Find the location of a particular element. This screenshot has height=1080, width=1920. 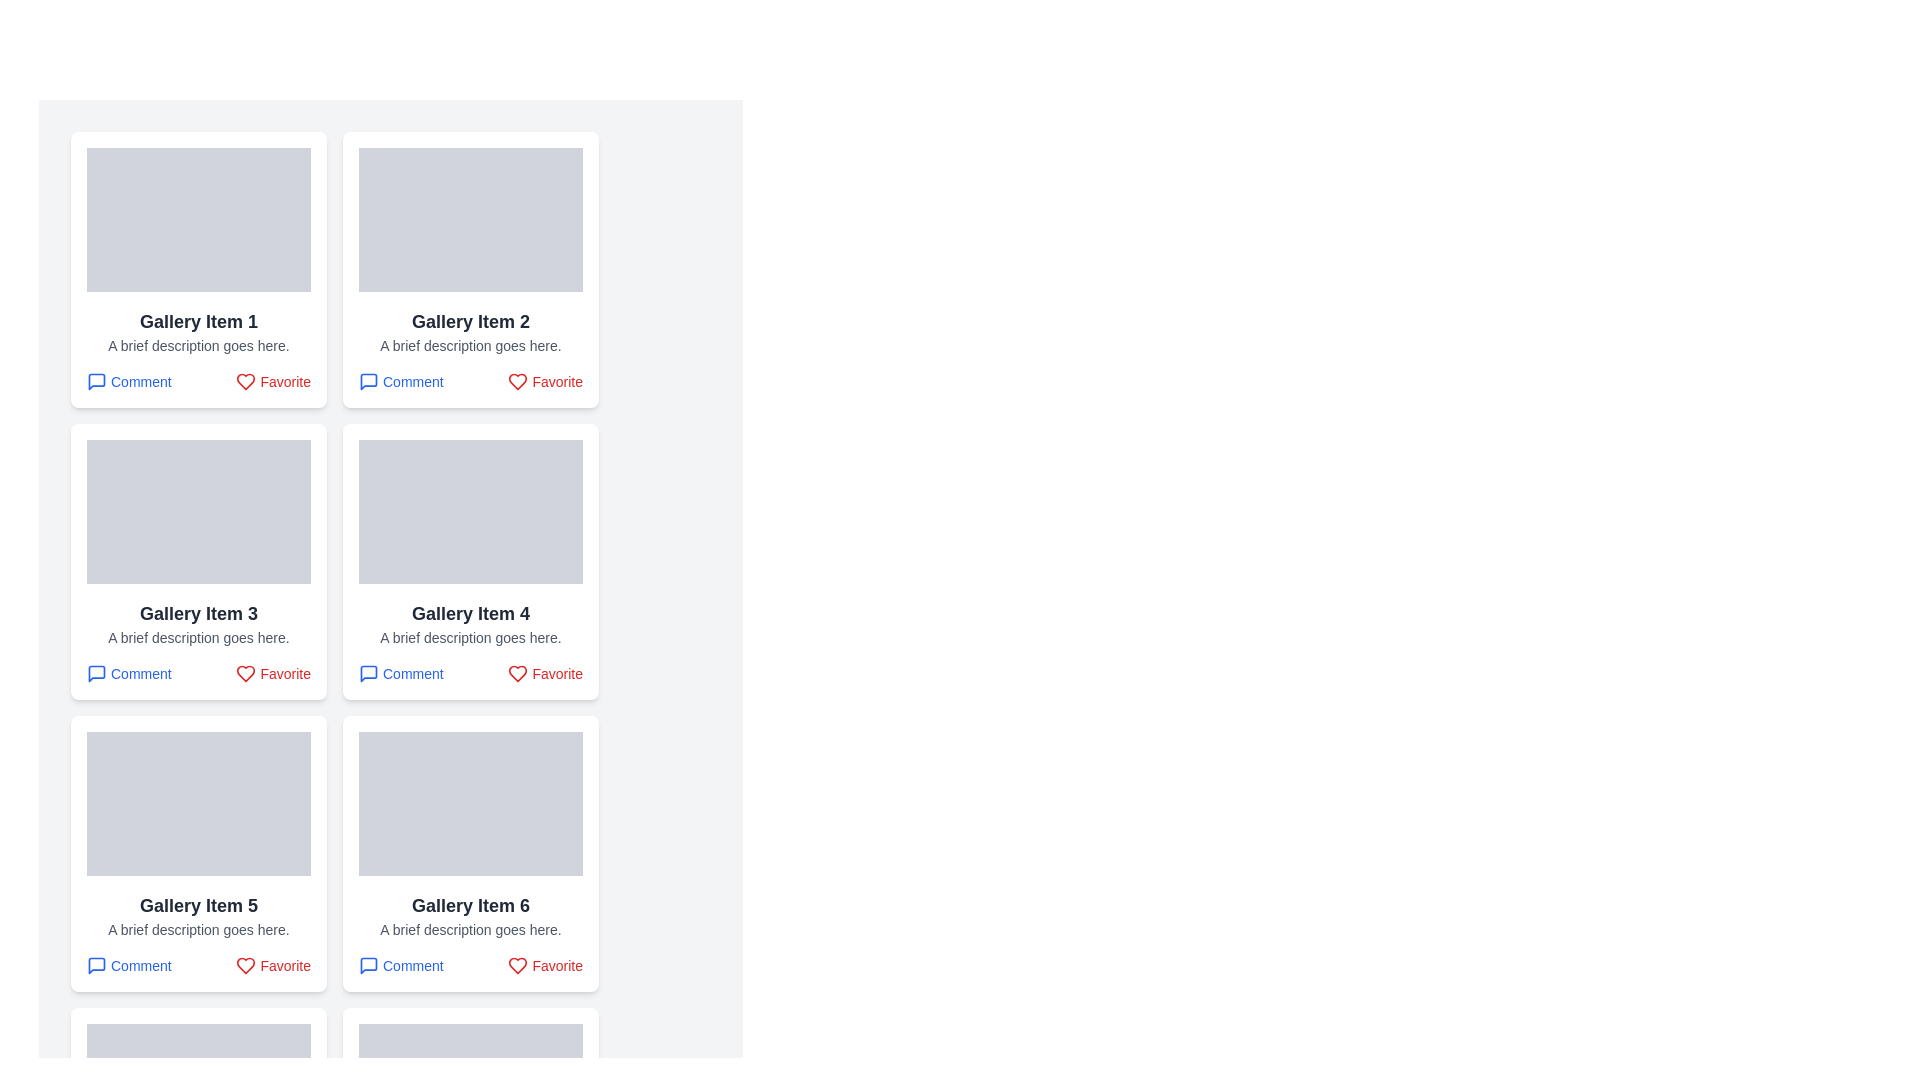

the message square outline icon with a thin blue stroke, located to the left of the text 'Comment' beneath the card titled 'Gallery Item 2' in the second column of the grid is located at coordinates (369, 381).